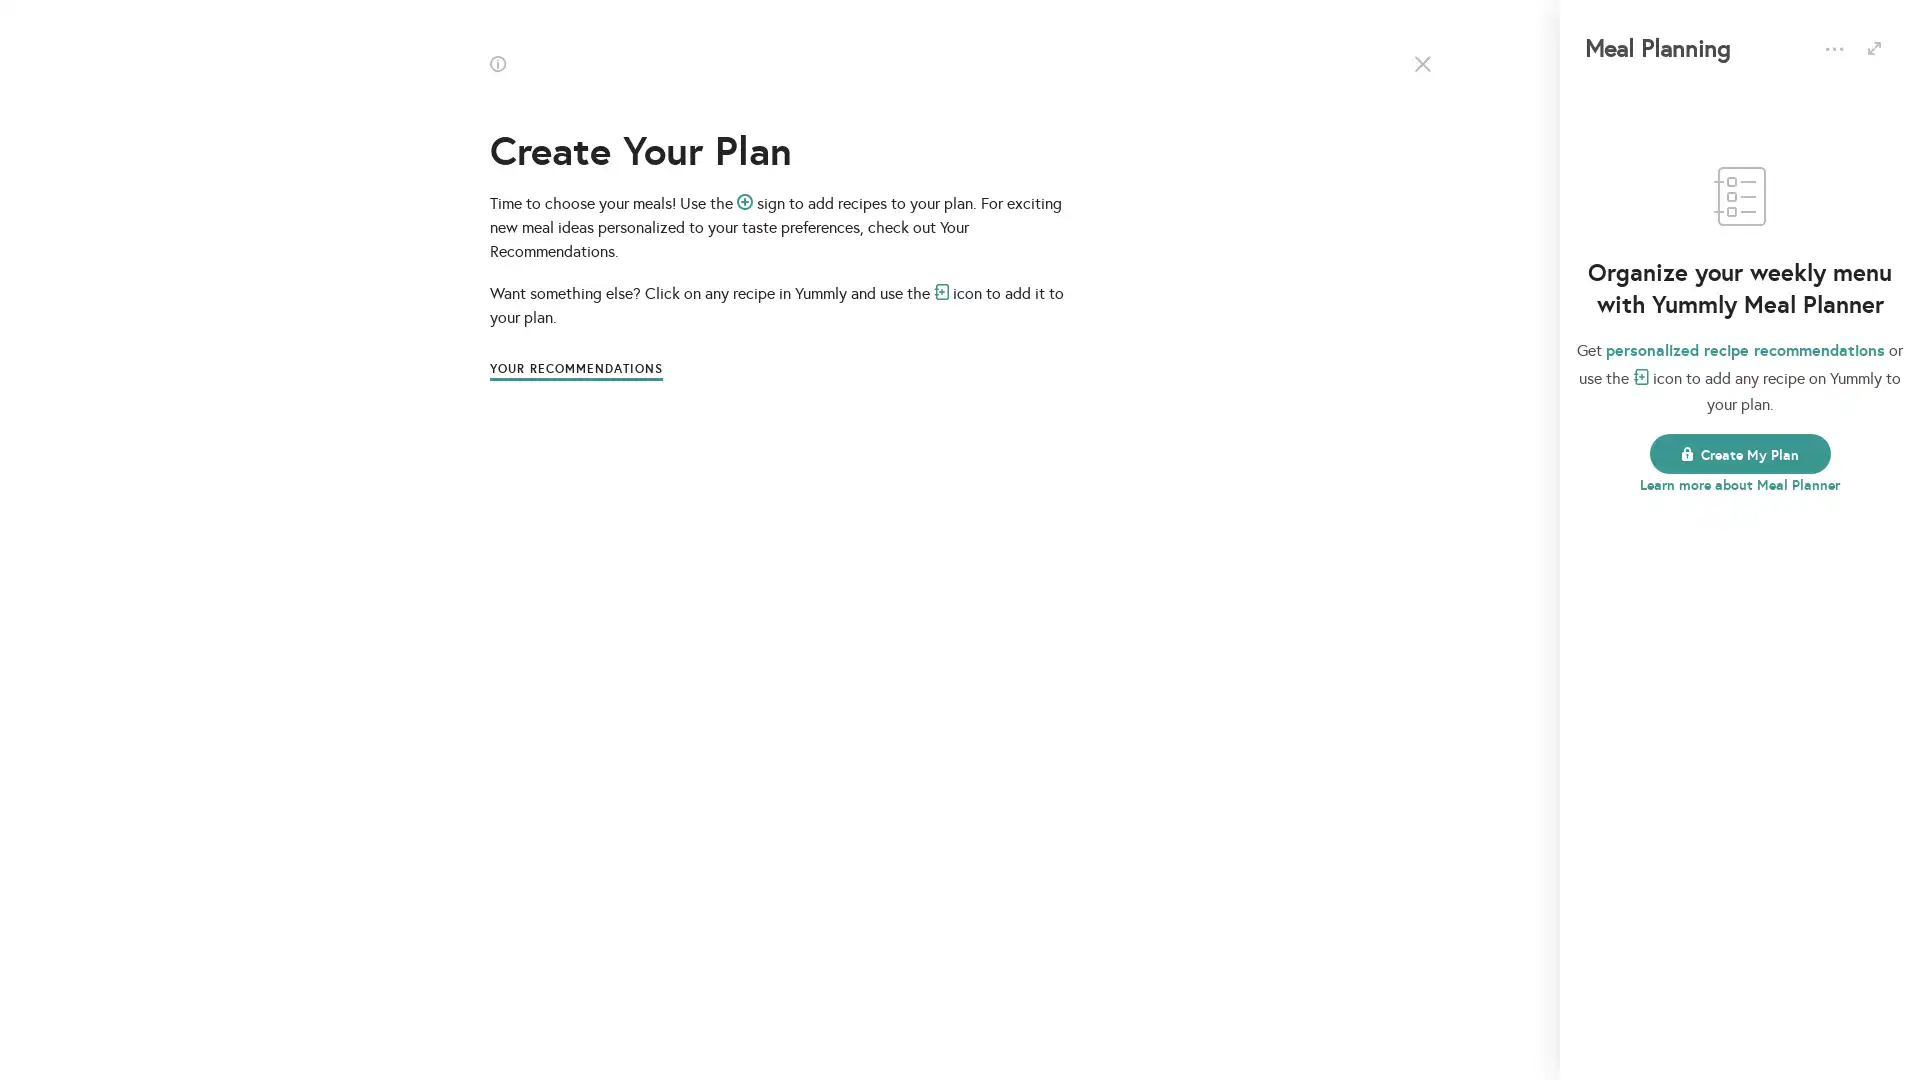  What do you see at coordinates (960, 411) in the screenshot?
I see `Low FODMAP` at bounding box center [960, 411].